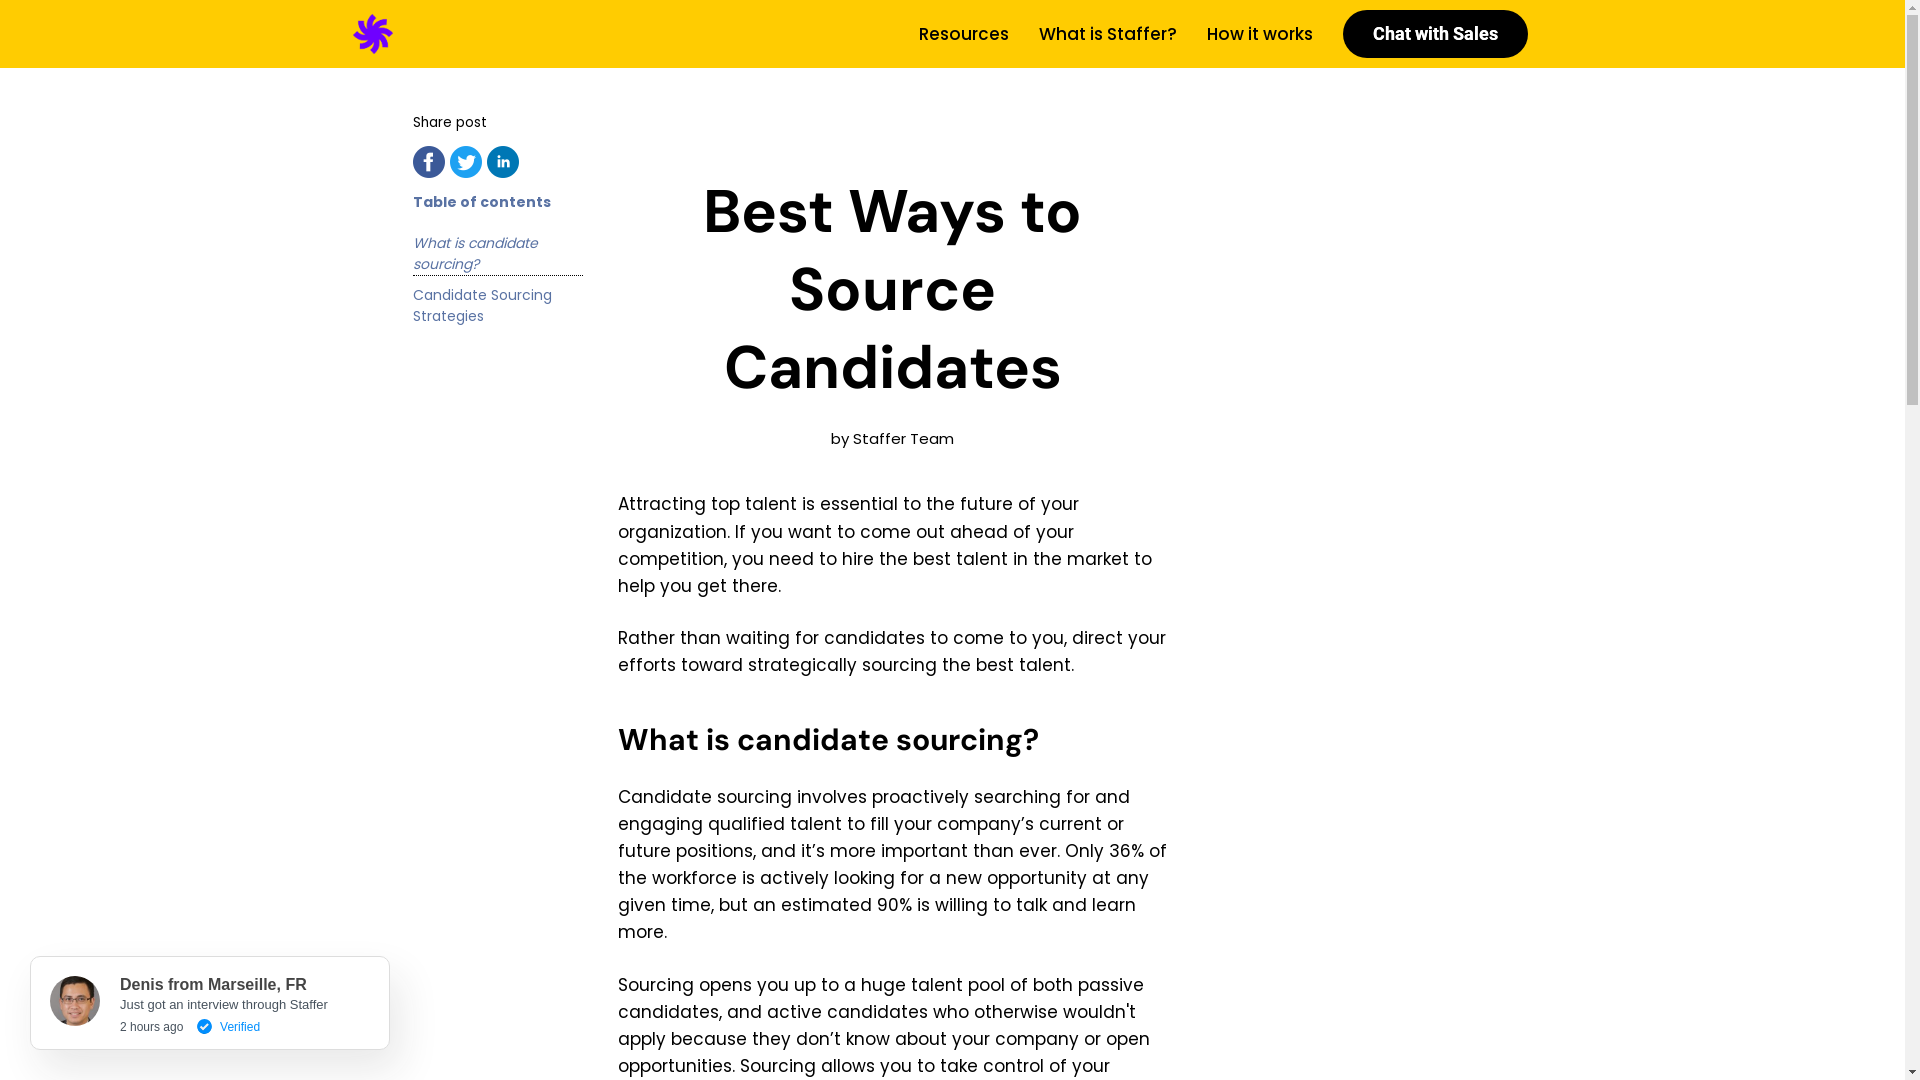 The width and height of the screenshot is (1920, 1080). I want to click on 'What is Staffer?', so click(1106, 34).